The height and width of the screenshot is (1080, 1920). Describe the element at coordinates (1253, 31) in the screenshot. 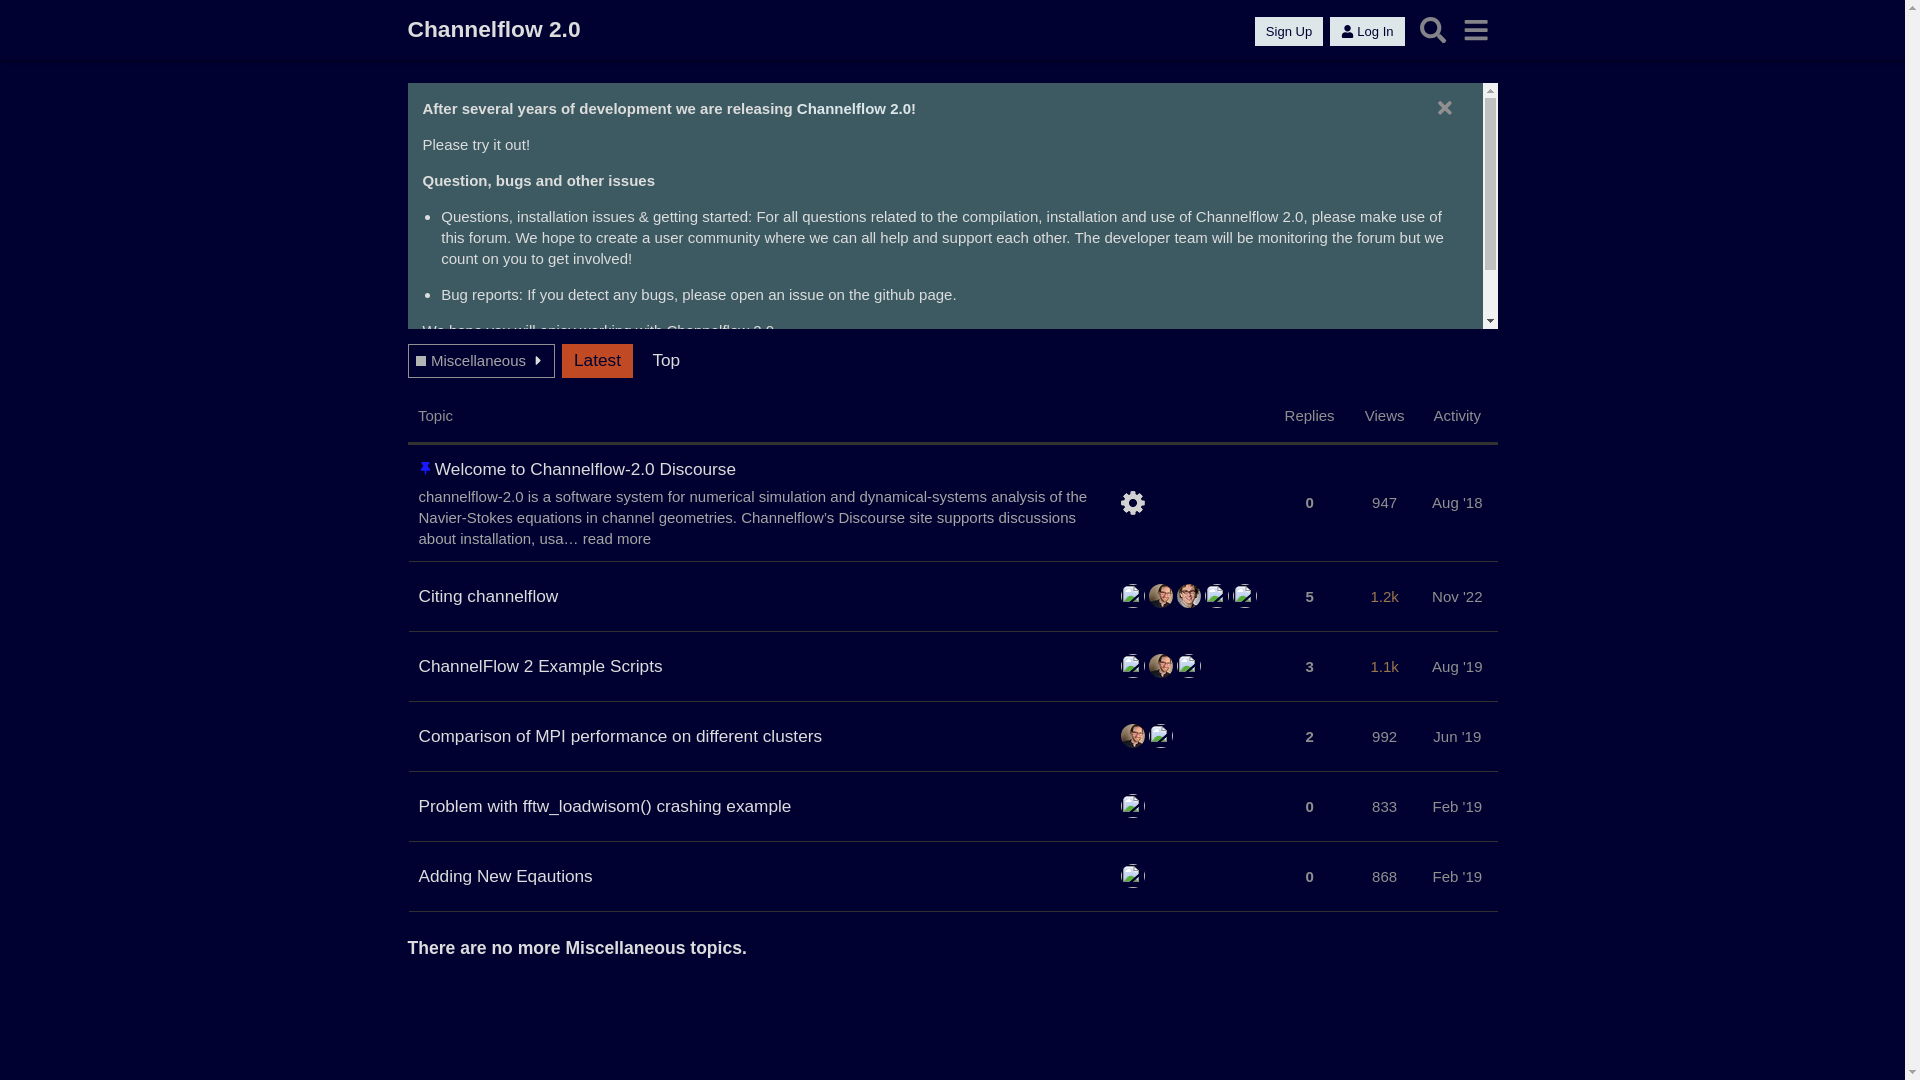

I see `'Sign Up'` at that location.